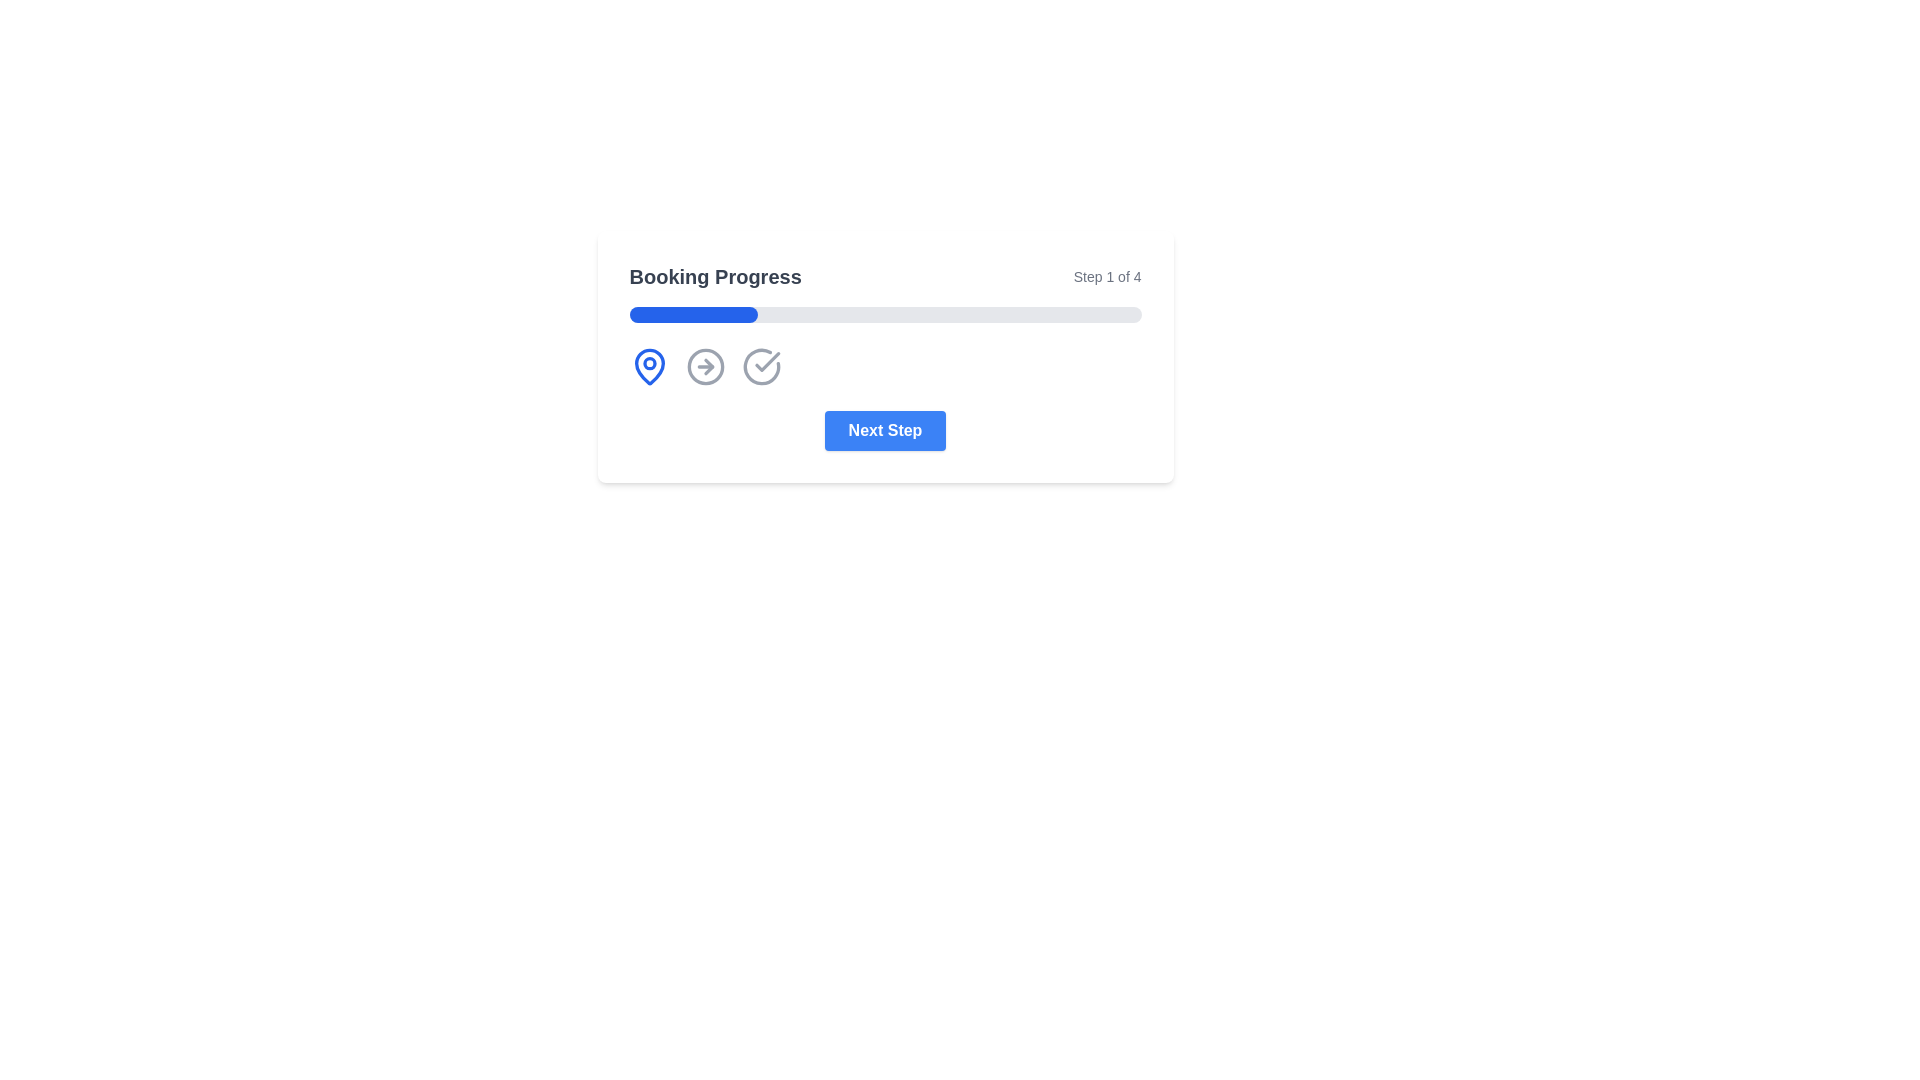  What do you see at coordinates (705, 366) in the screenshot?
I see `the rightwards arrow icon, which is the second icon in a row of three, positioned below the 'Booking Progress' bar` at bounding box center [705, 366].